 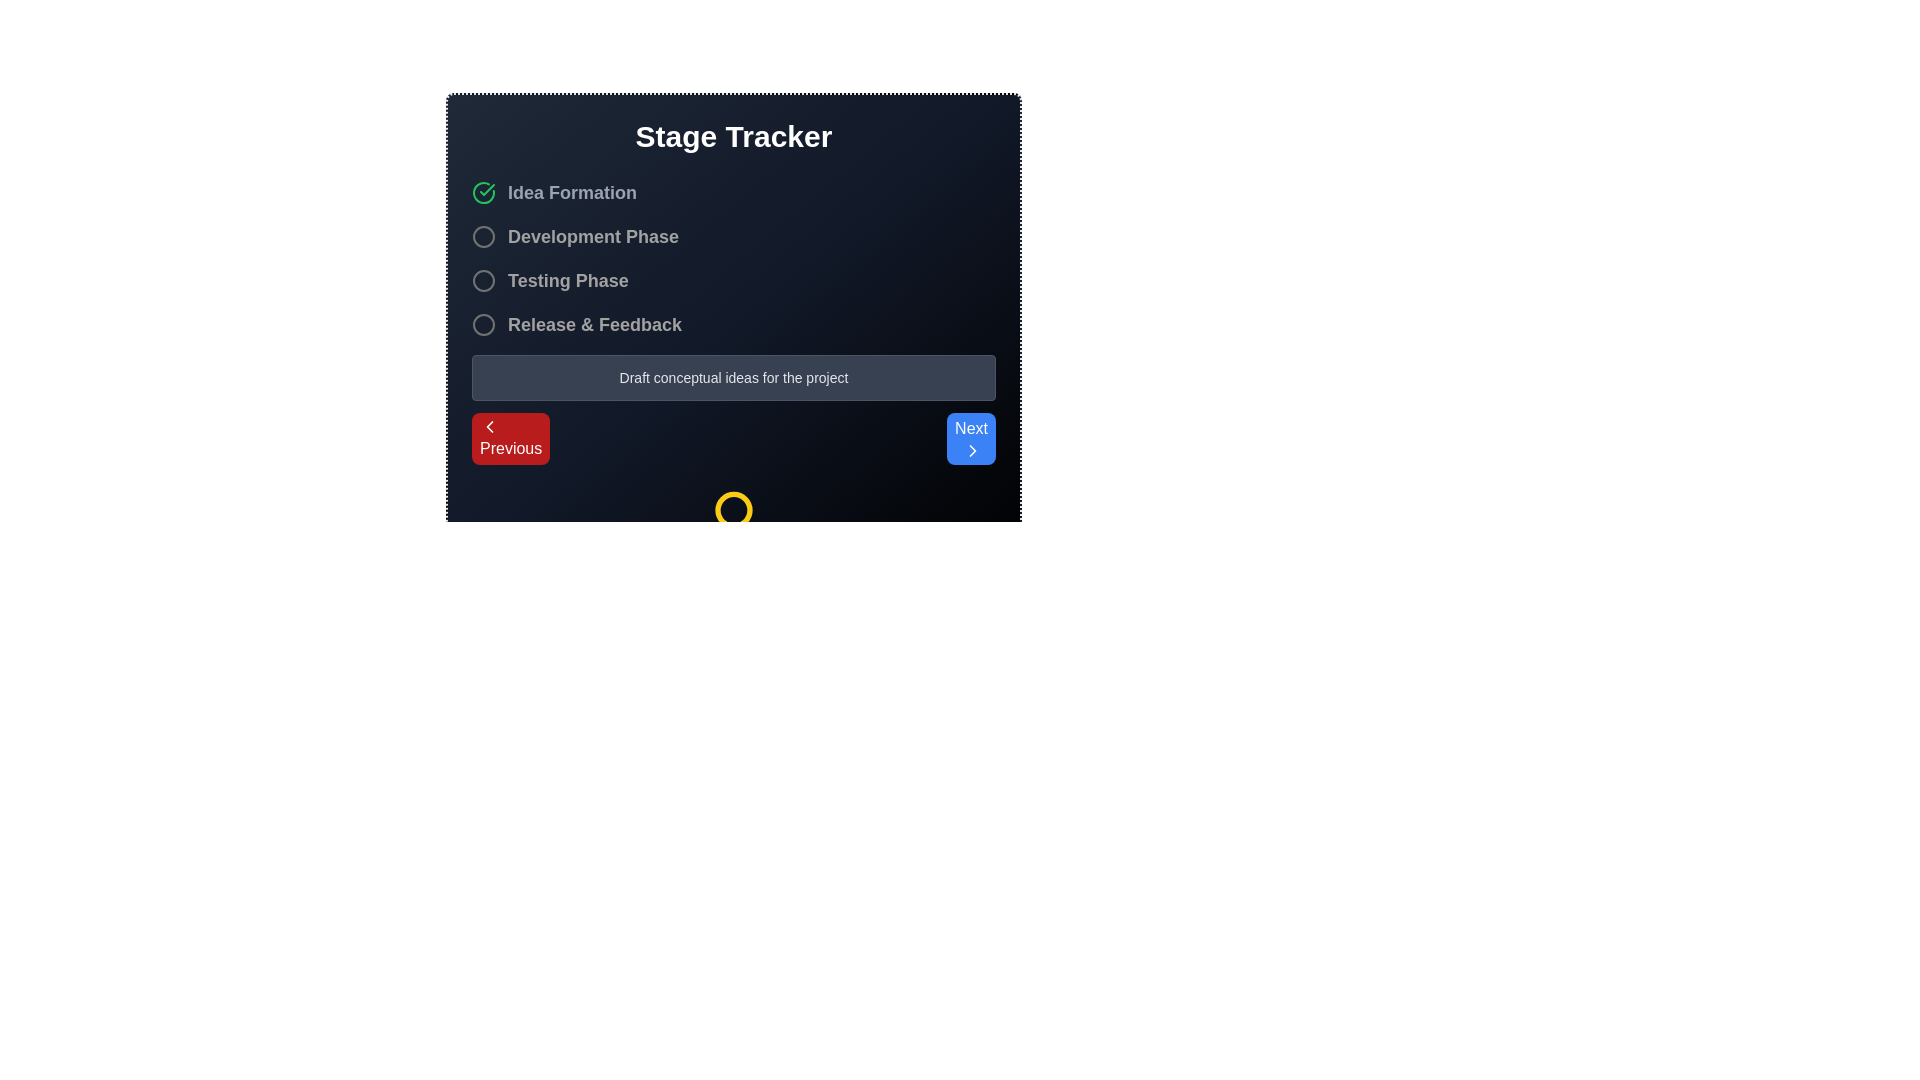 I want to click on the circular interactive icon associated with the 'Release & Feedback' stage, so click(x=484, y=323).